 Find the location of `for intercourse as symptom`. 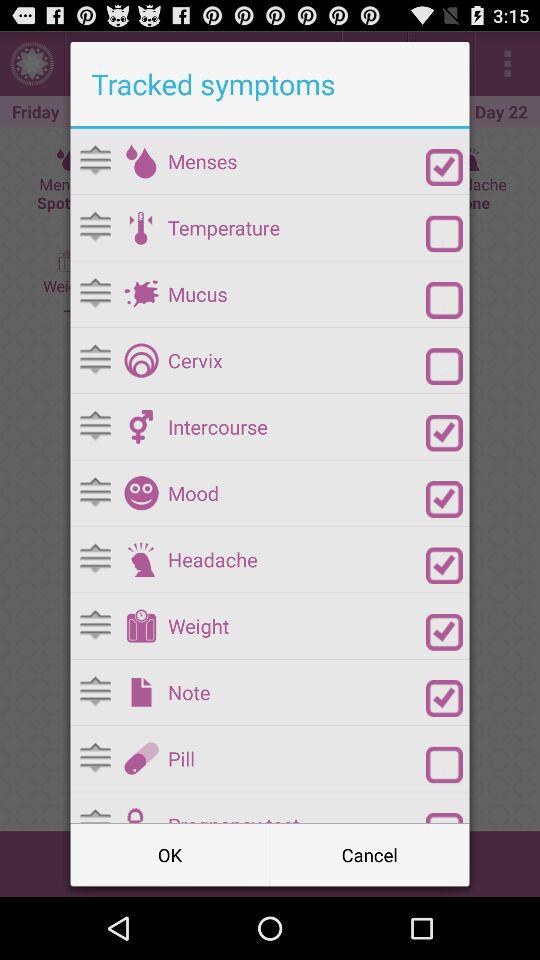

for intercourse as symptom is located at coordinates (444, 433).